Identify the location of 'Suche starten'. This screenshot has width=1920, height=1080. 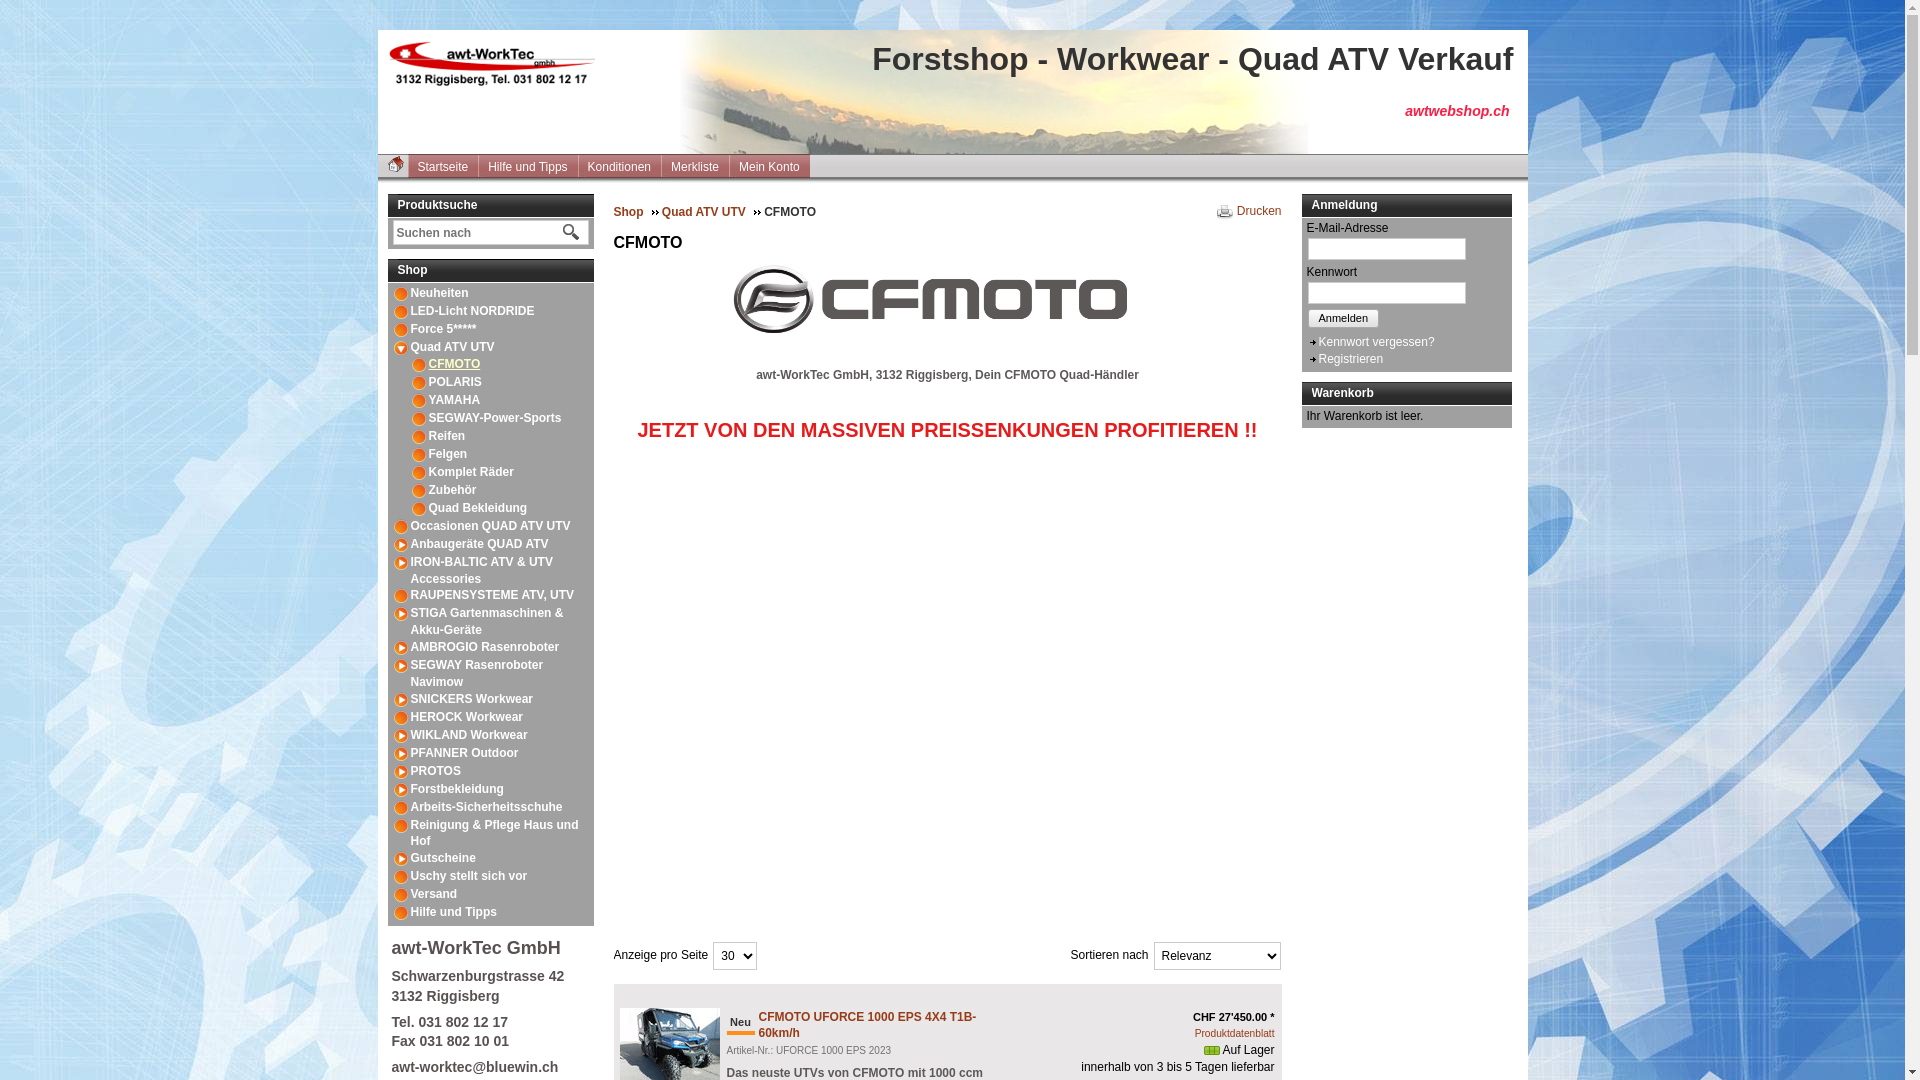
(570, 231).